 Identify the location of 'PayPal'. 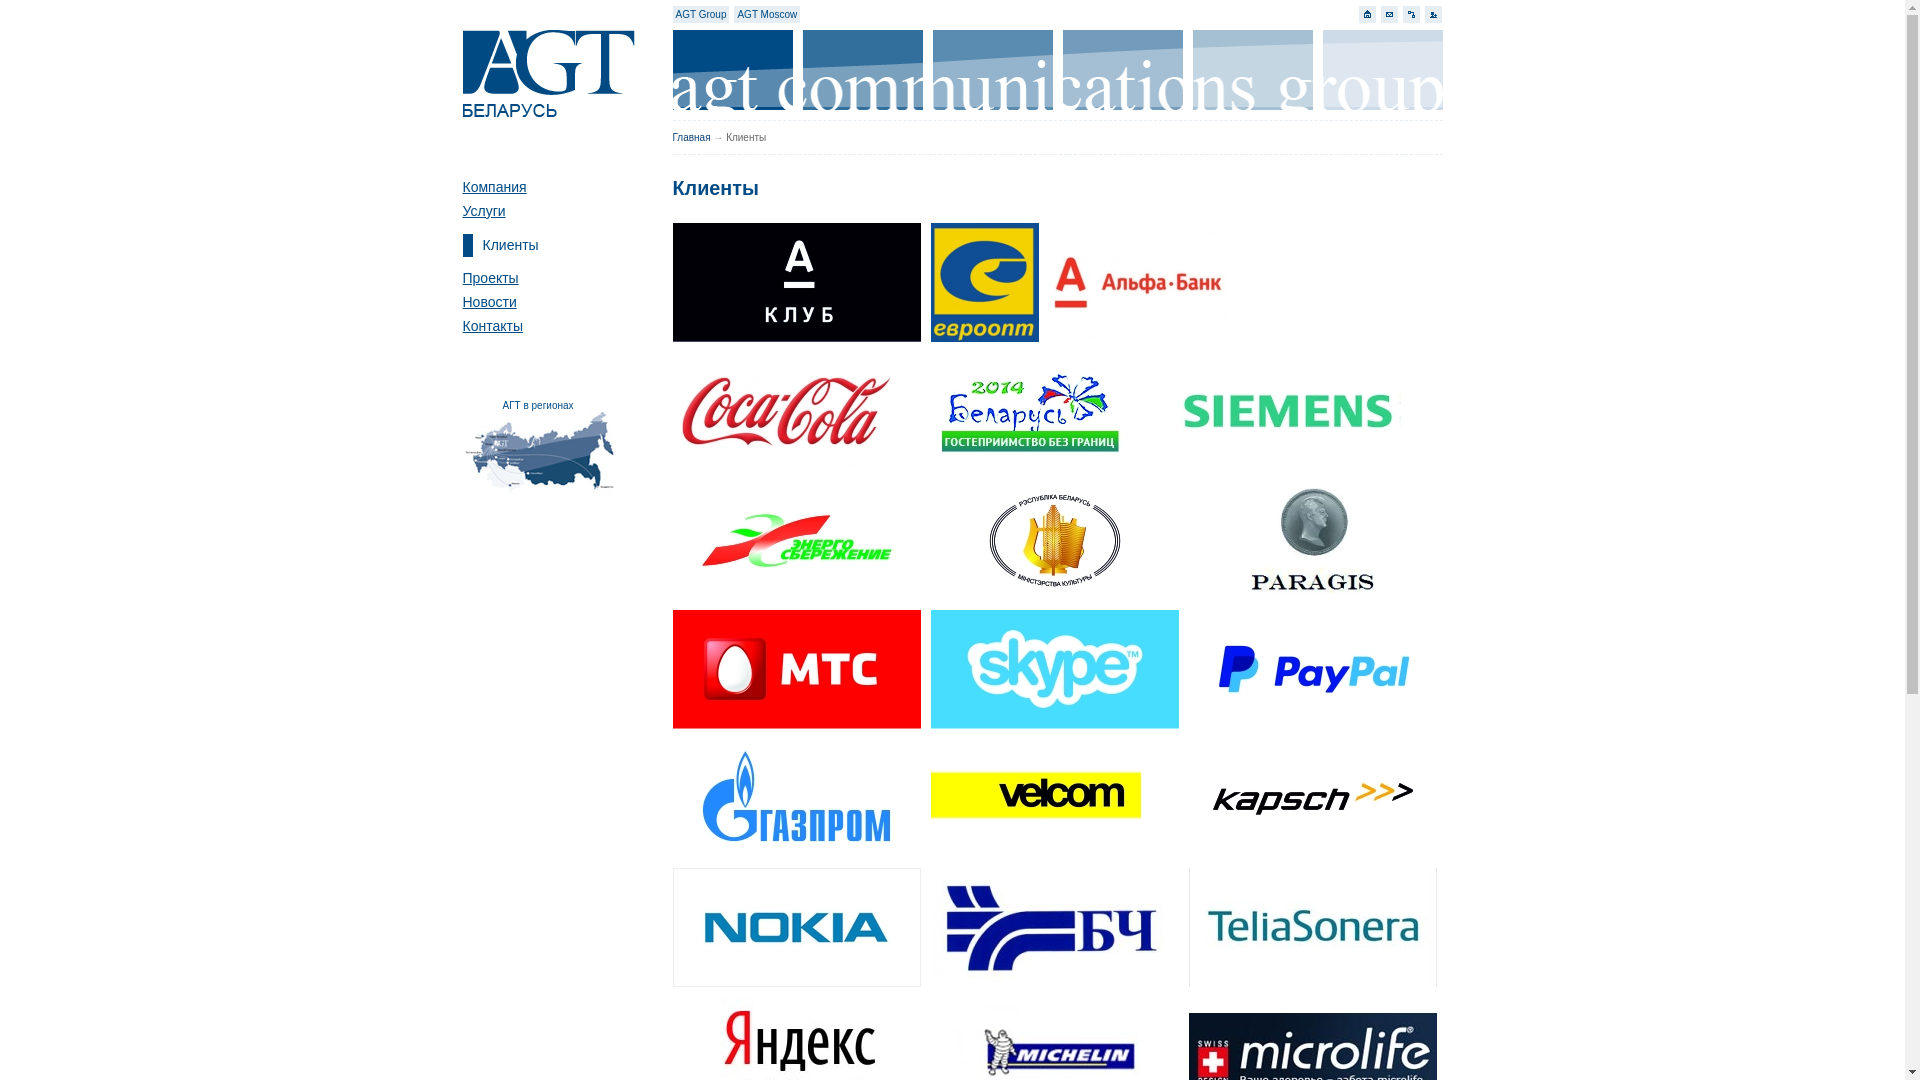
(1311, 669).